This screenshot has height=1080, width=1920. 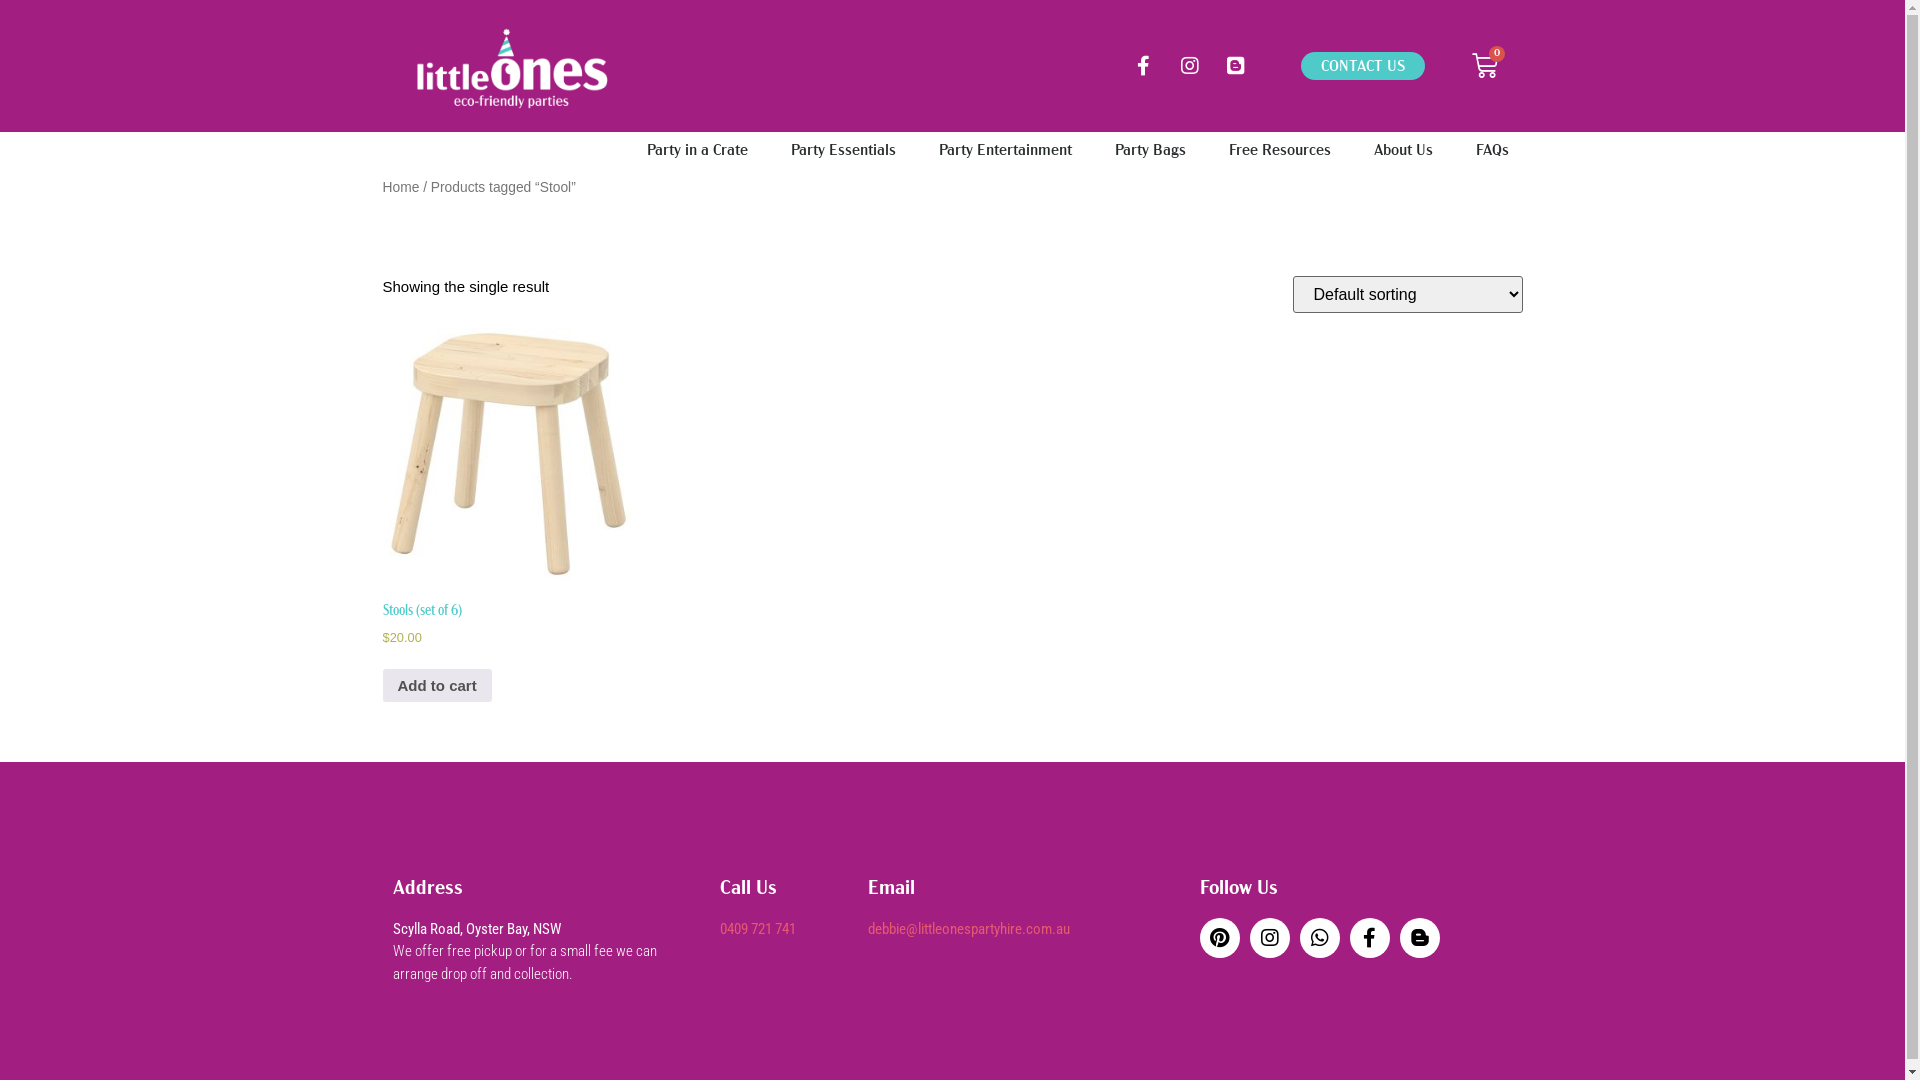 What do you see at coordinates (1484, 64) in the screenshot?
I see `'0'` at bounding box center [1484, 64].